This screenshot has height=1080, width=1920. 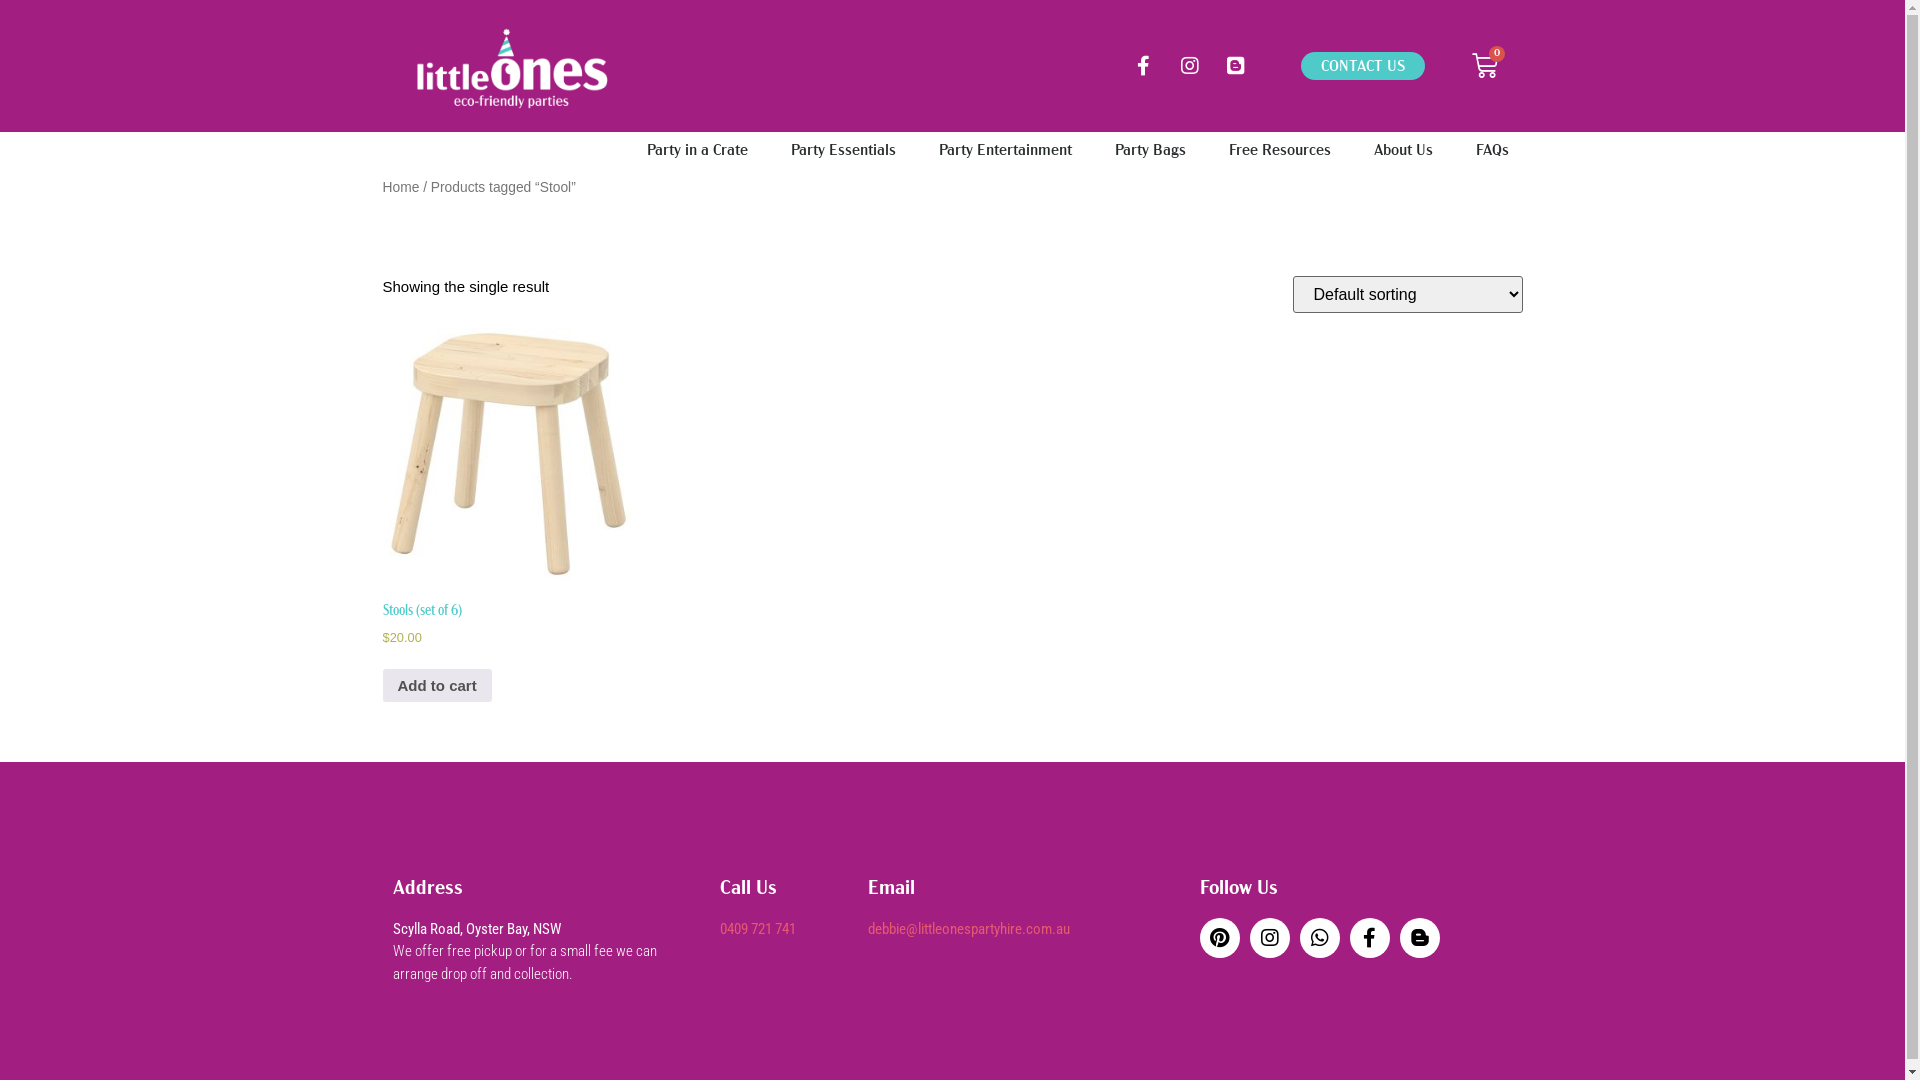 What do you see at coordinates (1484, 64) in the screenshot?
I see `'0'` at bounding box center [1484, 64].